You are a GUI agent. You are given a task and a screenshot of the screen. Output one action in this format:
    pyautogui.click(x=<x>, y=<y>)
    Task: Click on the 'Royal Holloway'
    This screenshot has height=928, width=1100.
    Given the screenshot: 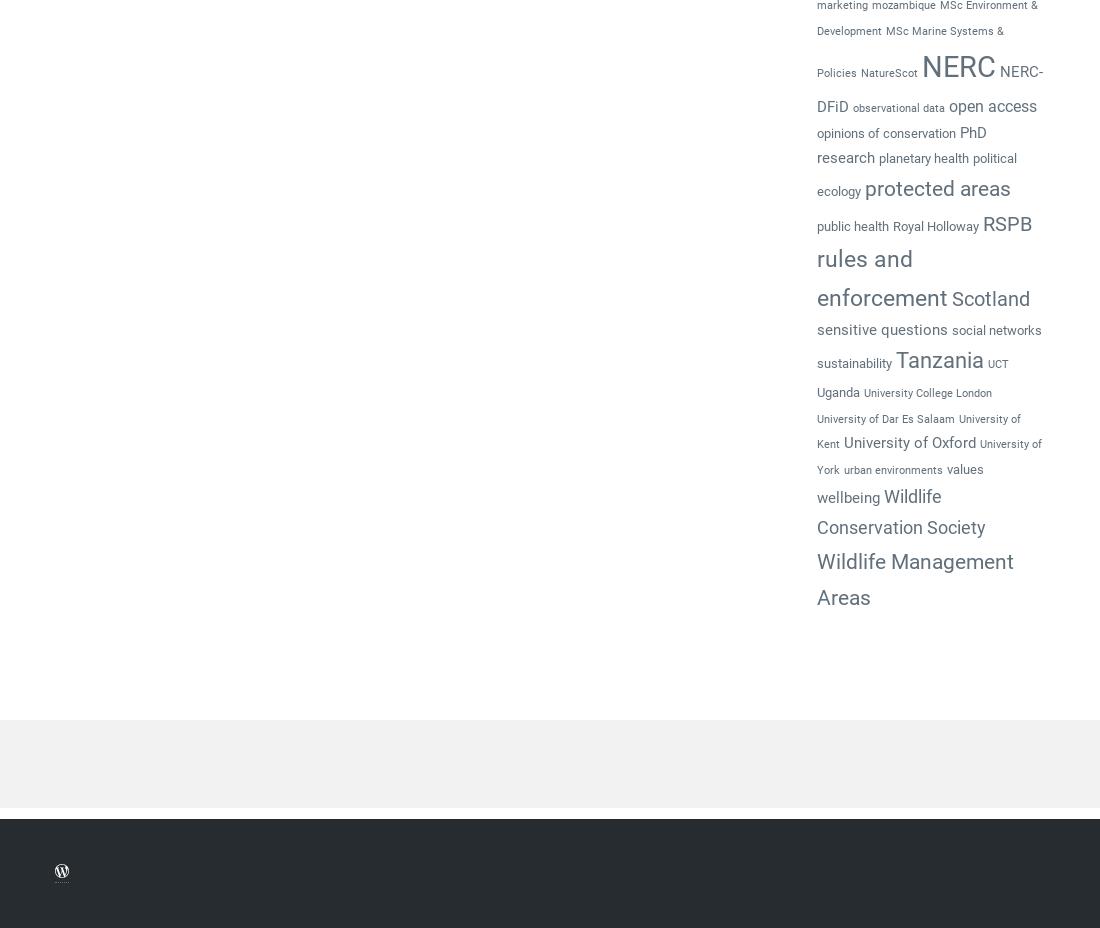 What is the action you would take?
    pyautogui.click(x=935, y=225)
    